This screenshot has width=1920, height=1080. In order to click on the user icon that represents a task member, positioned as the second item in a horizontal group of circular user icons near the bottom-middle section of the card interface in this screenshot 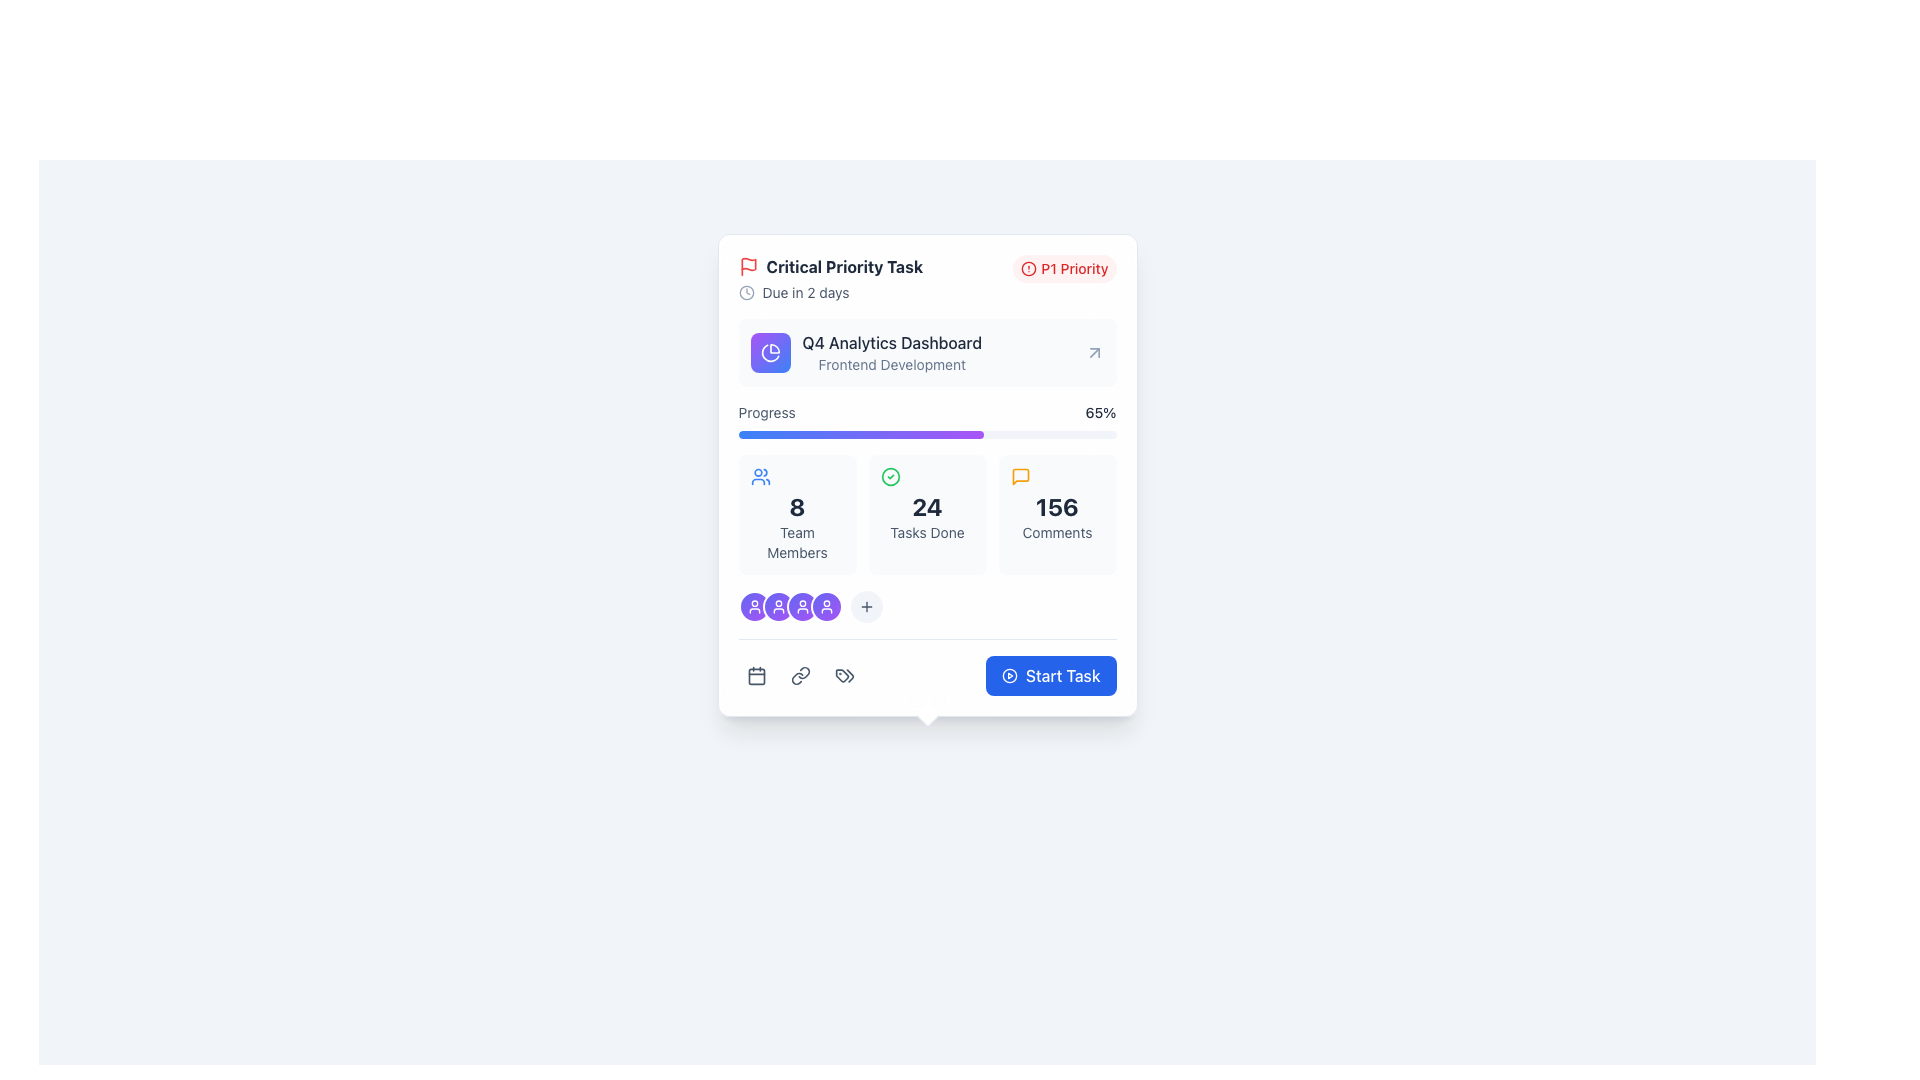, I will do `click(777, 605)`.